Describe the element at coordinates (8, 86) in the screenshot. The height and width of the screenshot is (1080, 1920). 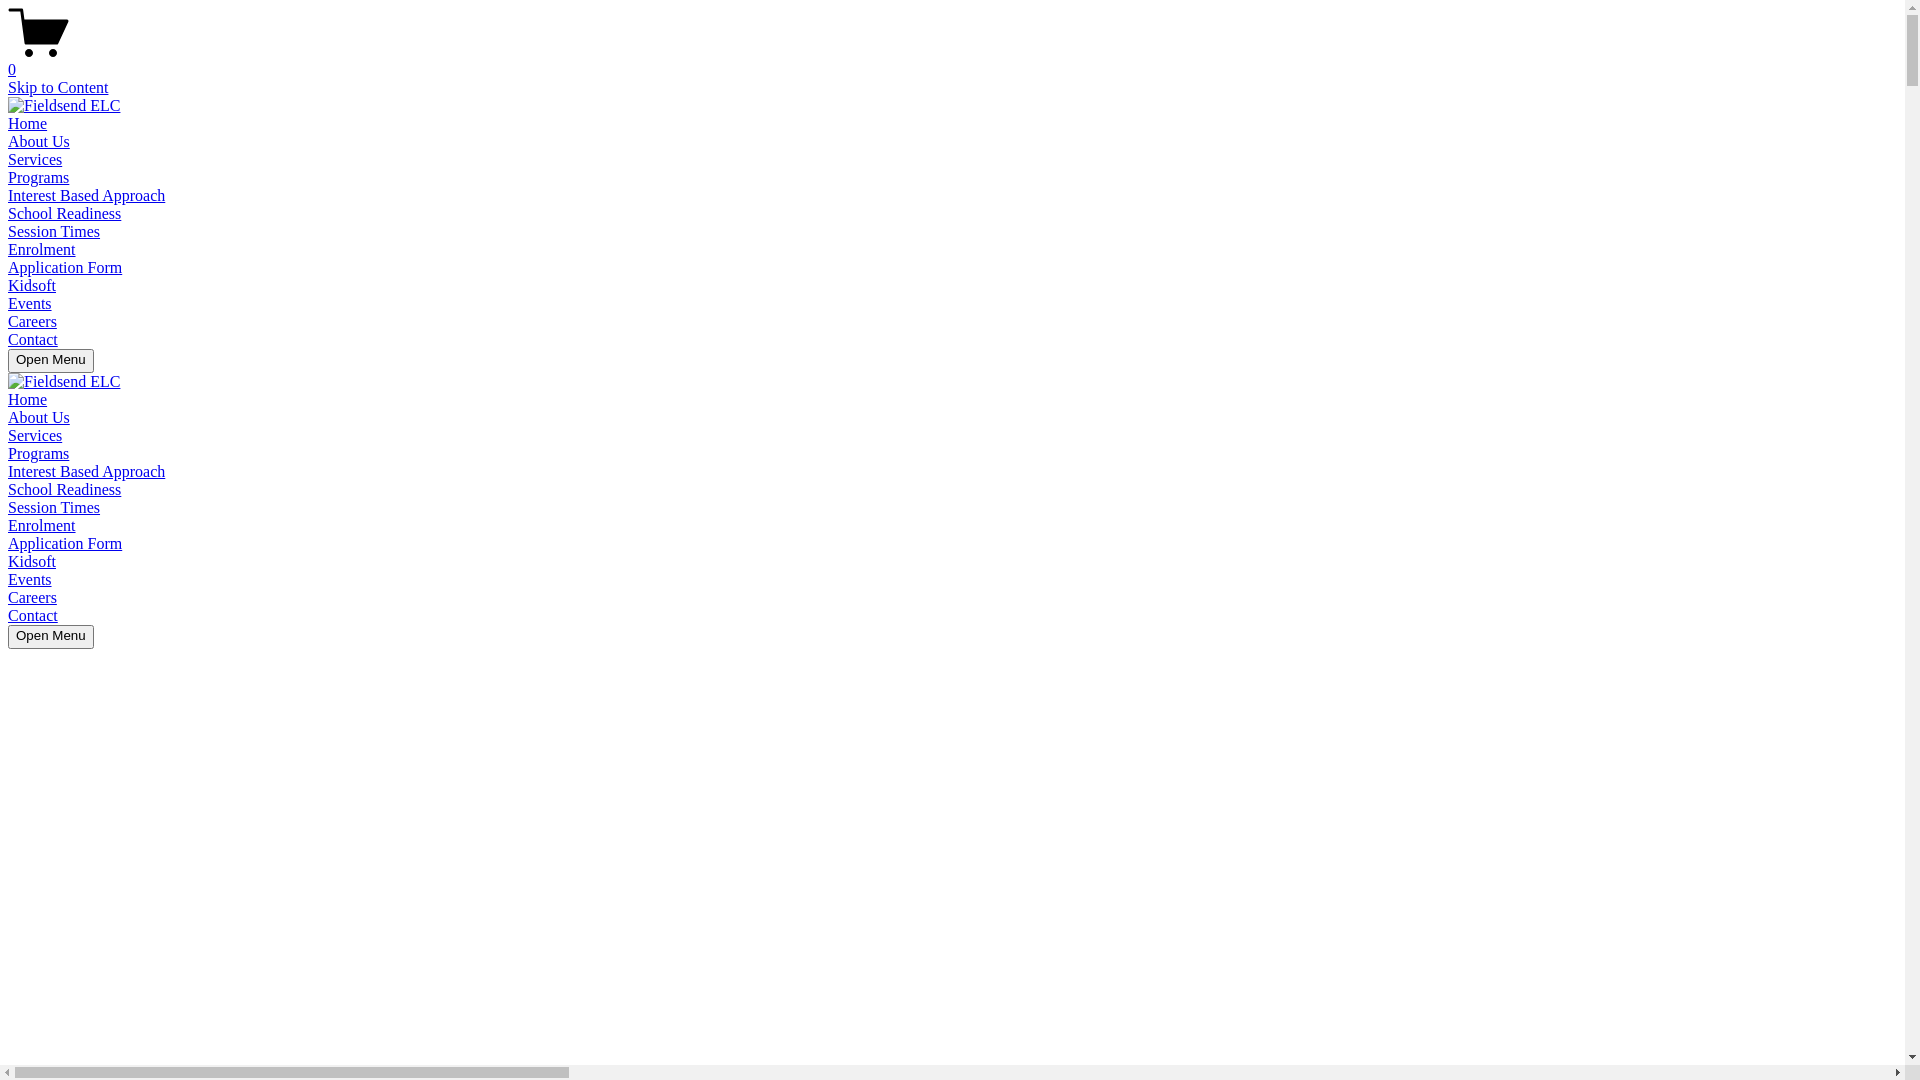
I see `'Skip to Content'` at that location.